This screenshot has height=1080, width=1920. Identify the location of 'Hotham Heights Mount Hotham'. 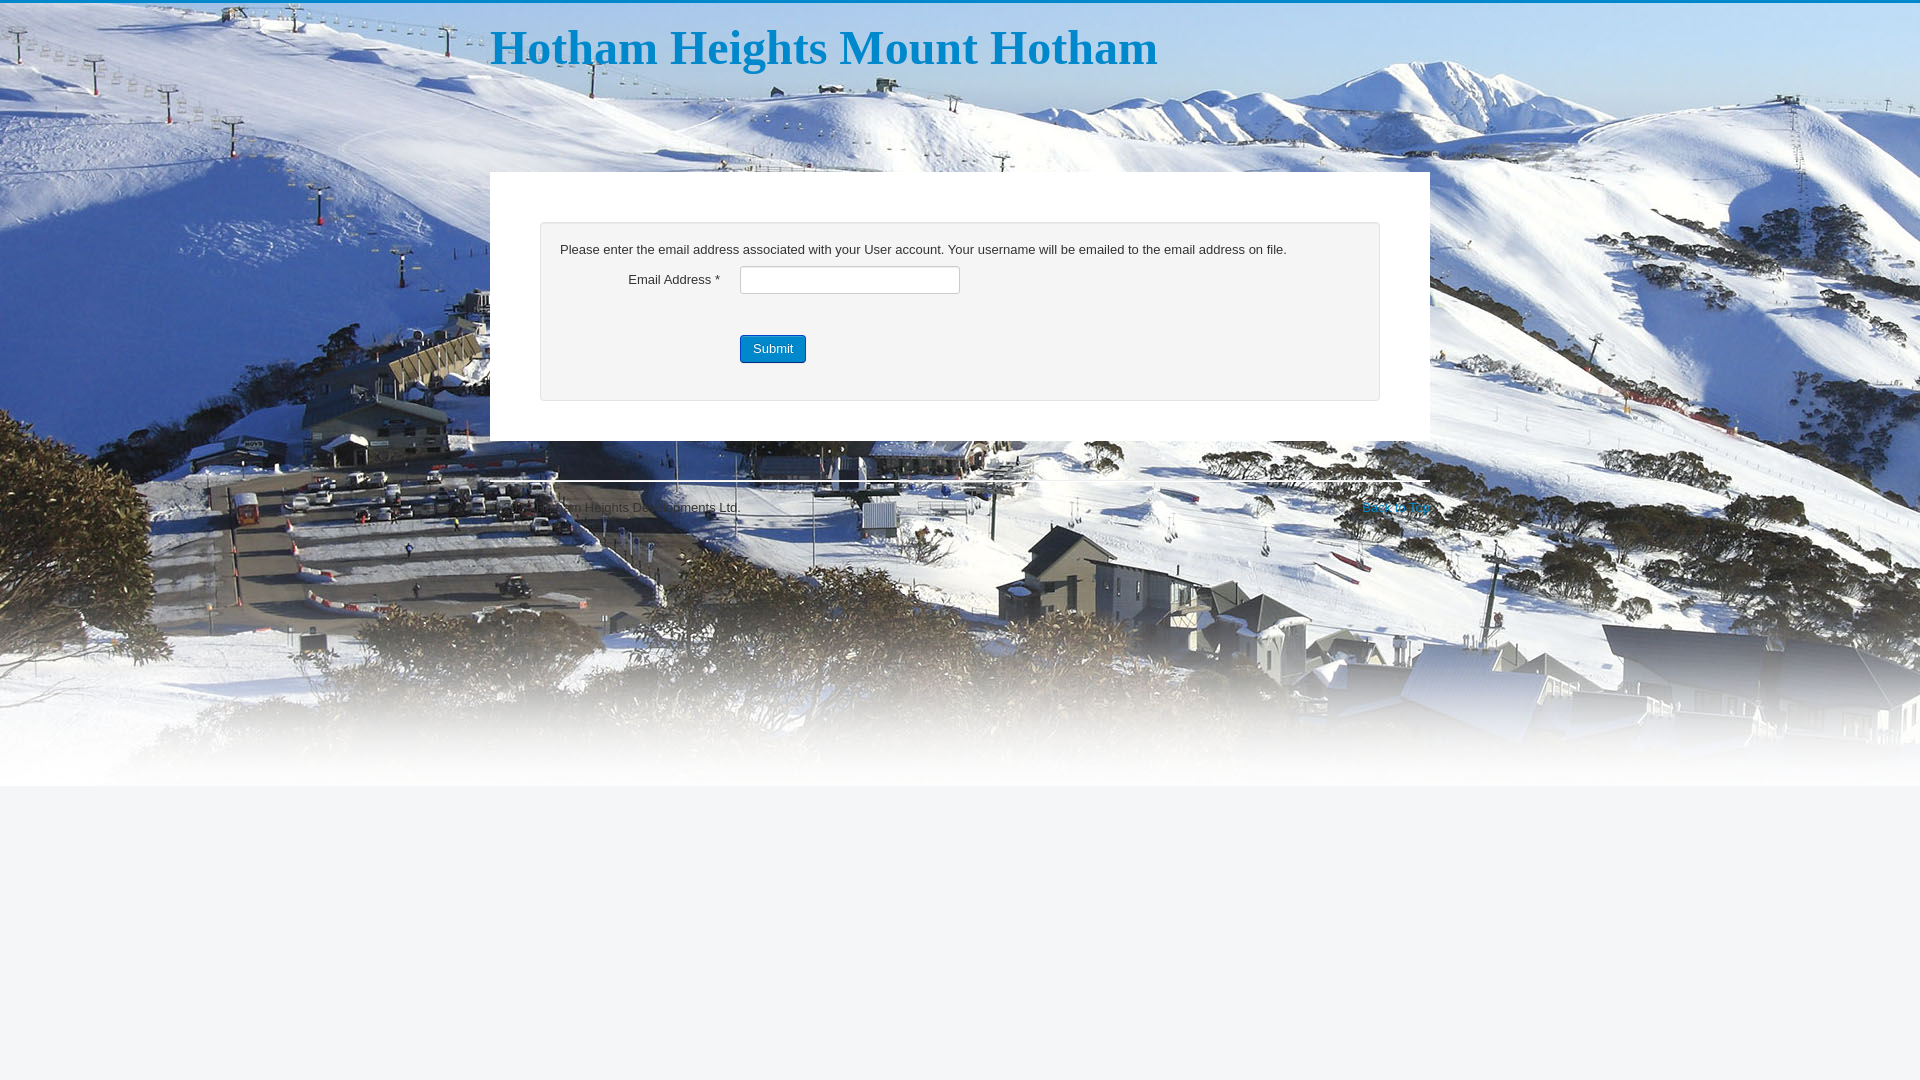
(824, 46).